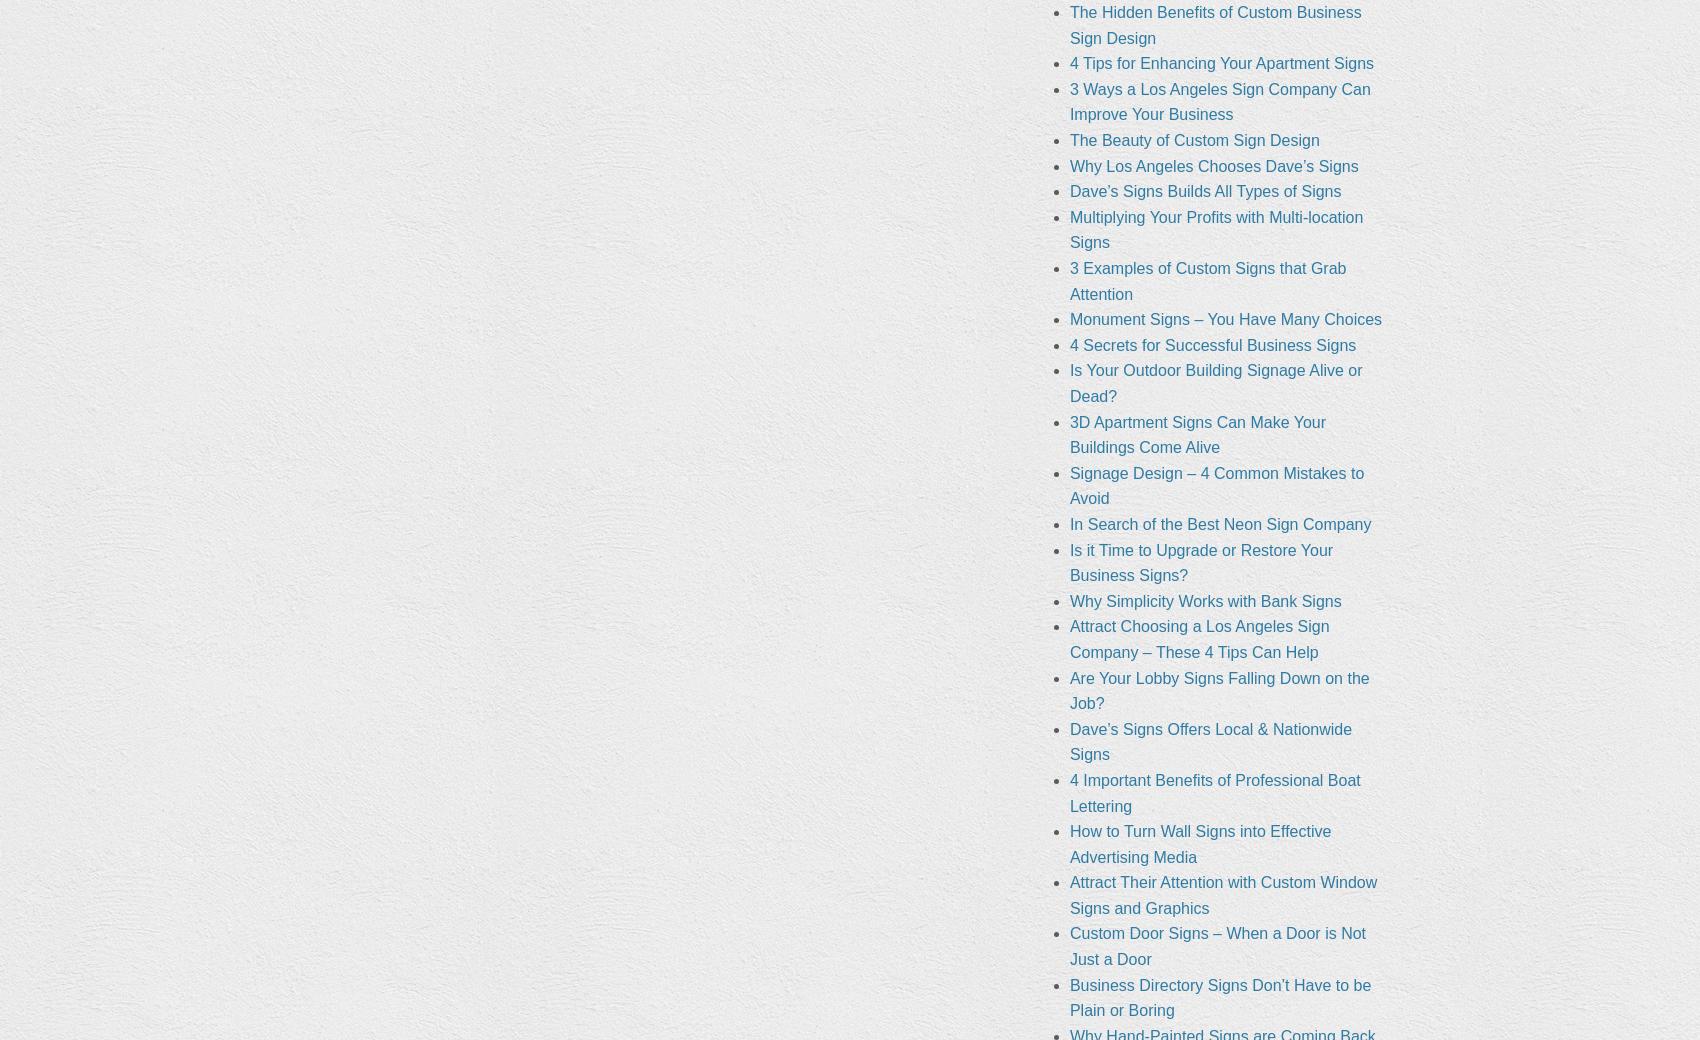  I want to click on 'Dave’s Signs Builds All Types of Signs', so click(1203, 191).